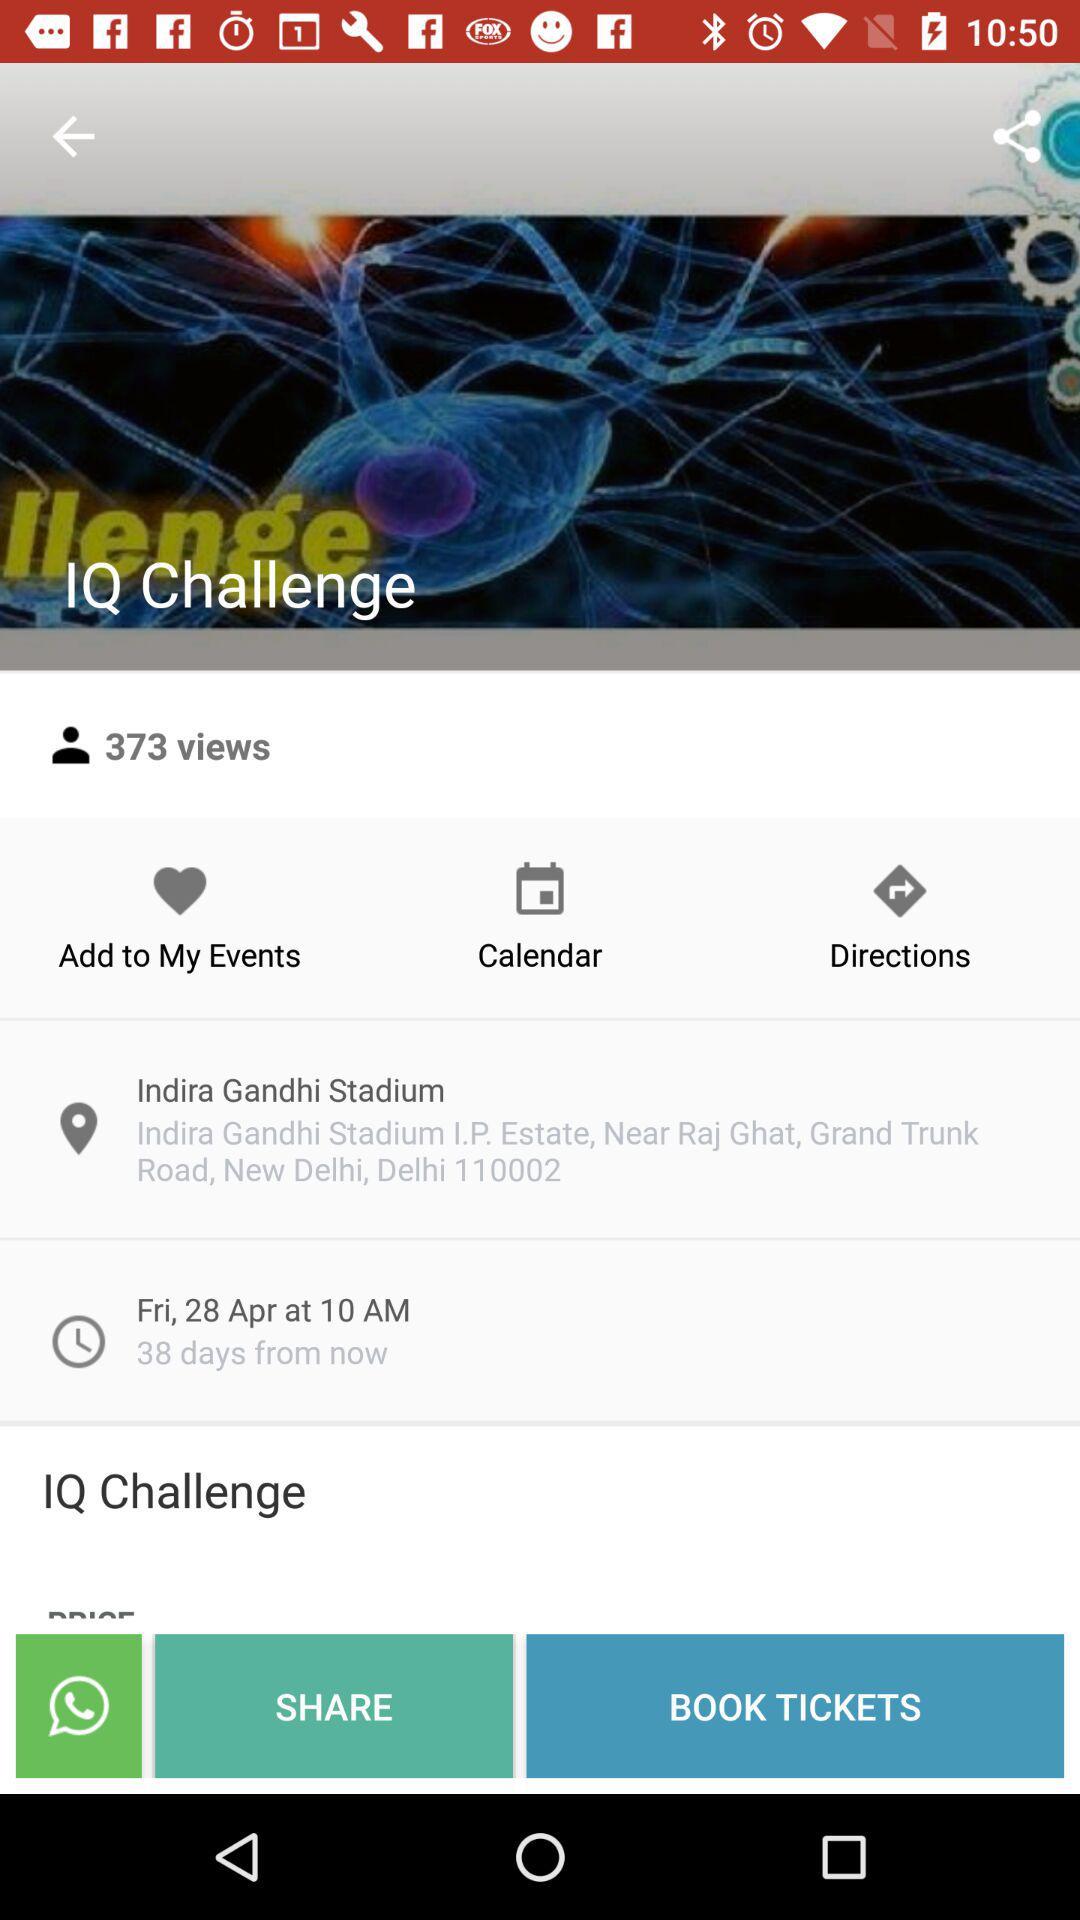 The image size is (1080, 1920). What do you see at coordinates (180, 916) in the screenshot?
I see `the icon to the left of the calendar` at bounding box center [180, 916].